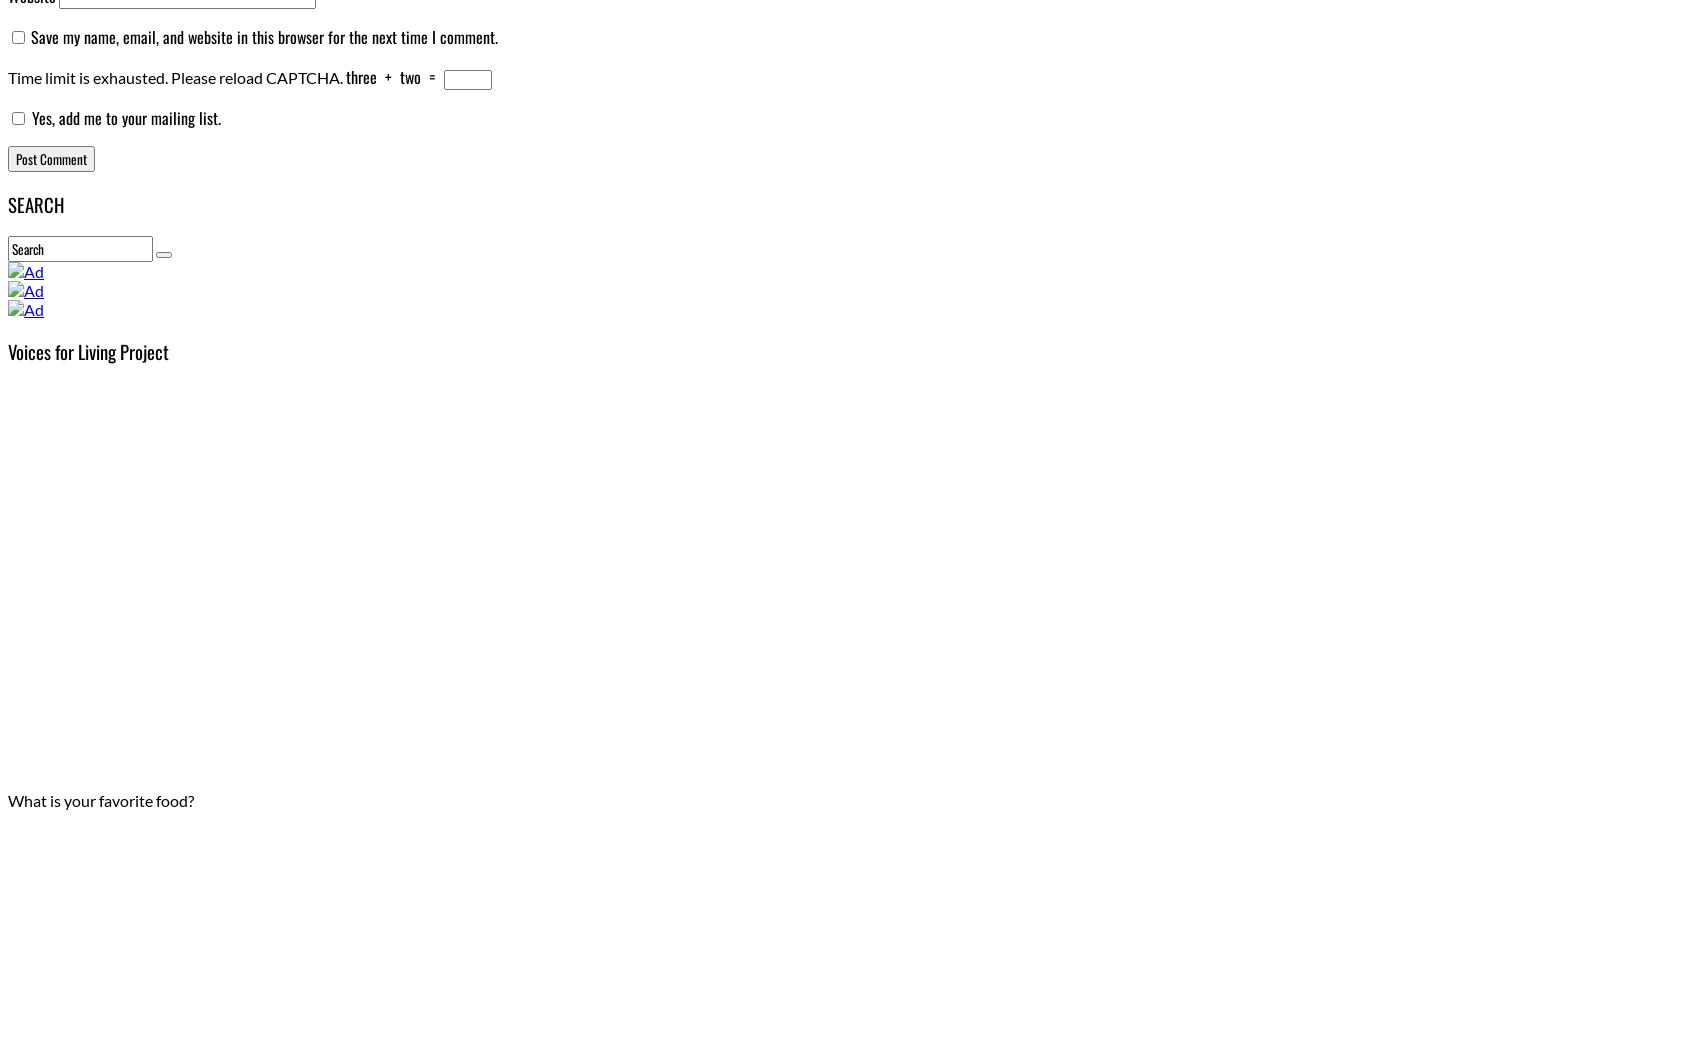 Image resolution: width=1700 pixels, height=1040 pixels. I want to click on '+', so click(379, 75).